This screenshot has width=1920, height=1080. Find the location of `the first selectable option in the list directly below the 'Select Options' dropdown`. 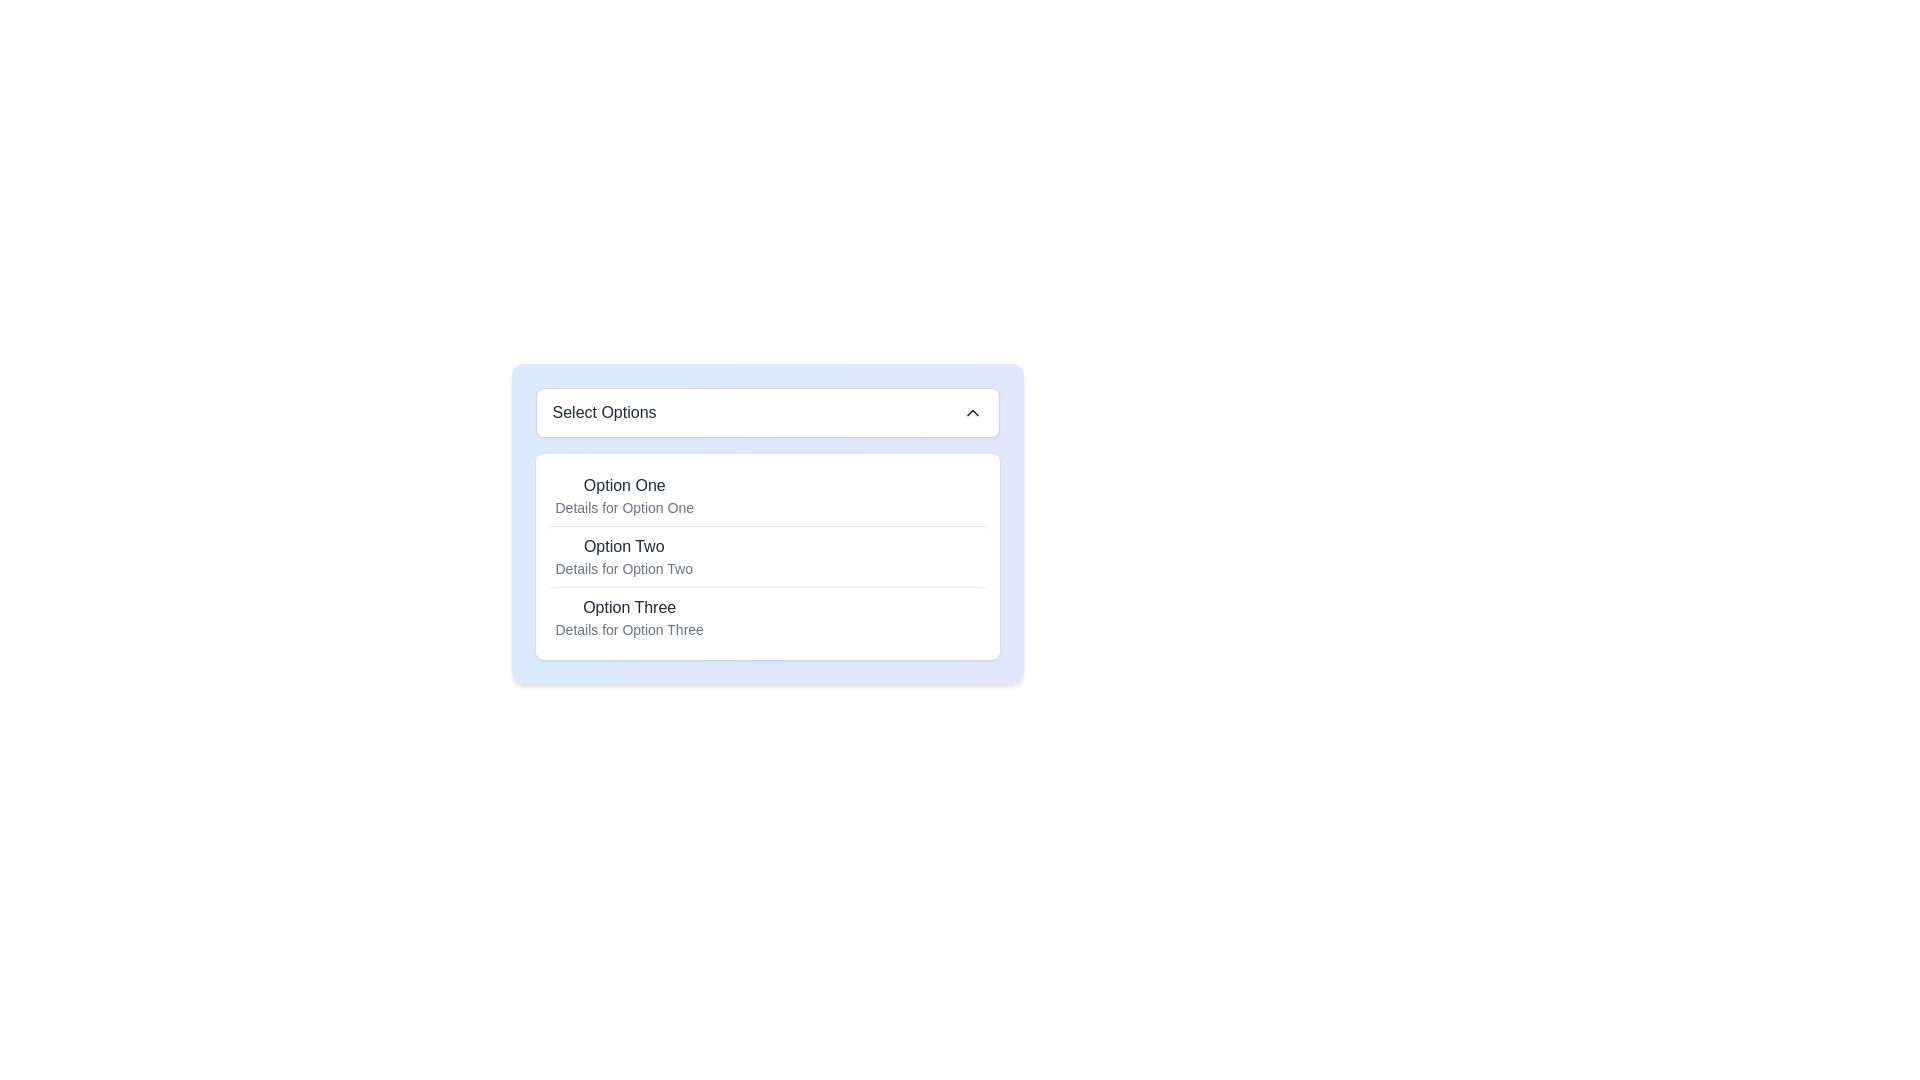

the first selectable option in the list directly below the 'Select Options' dropdown is located at coordinates (766, 495).